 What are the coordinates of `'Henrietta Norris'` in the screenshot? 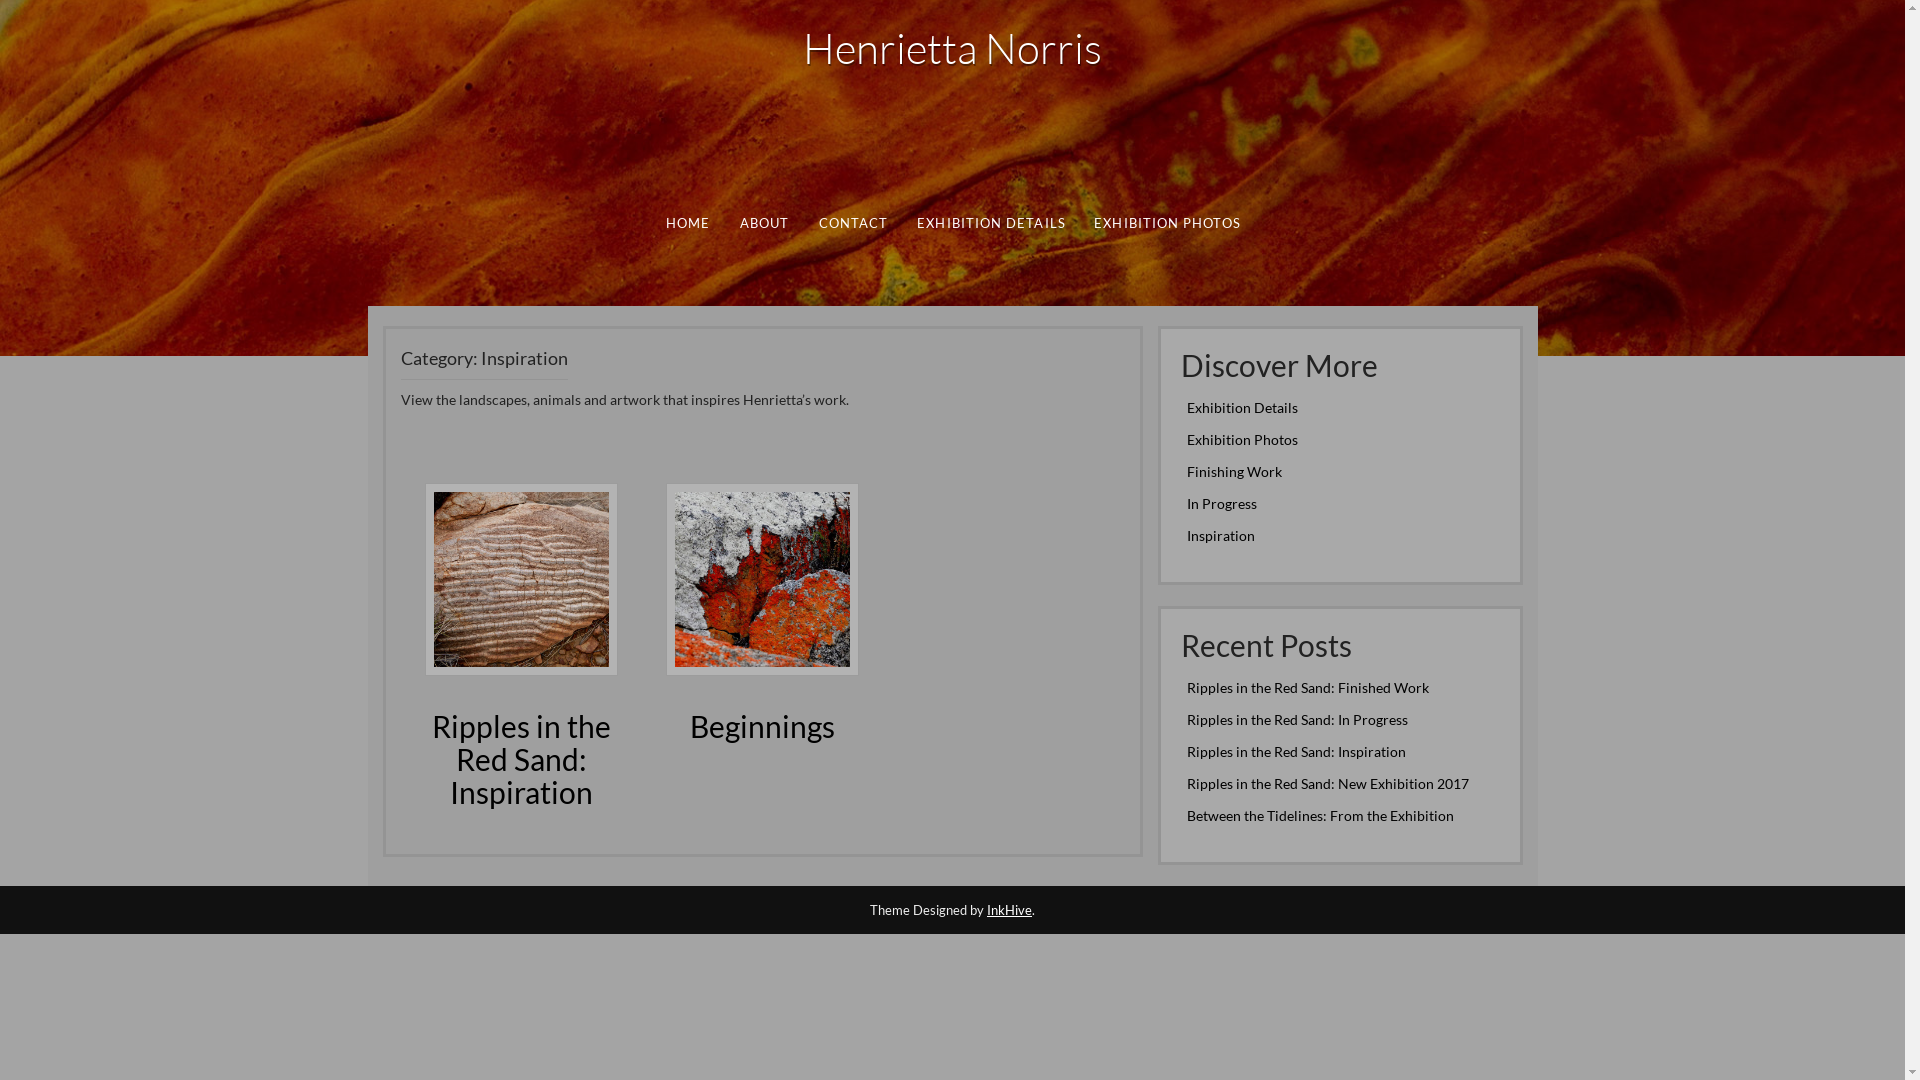 It's located at (951, 46).